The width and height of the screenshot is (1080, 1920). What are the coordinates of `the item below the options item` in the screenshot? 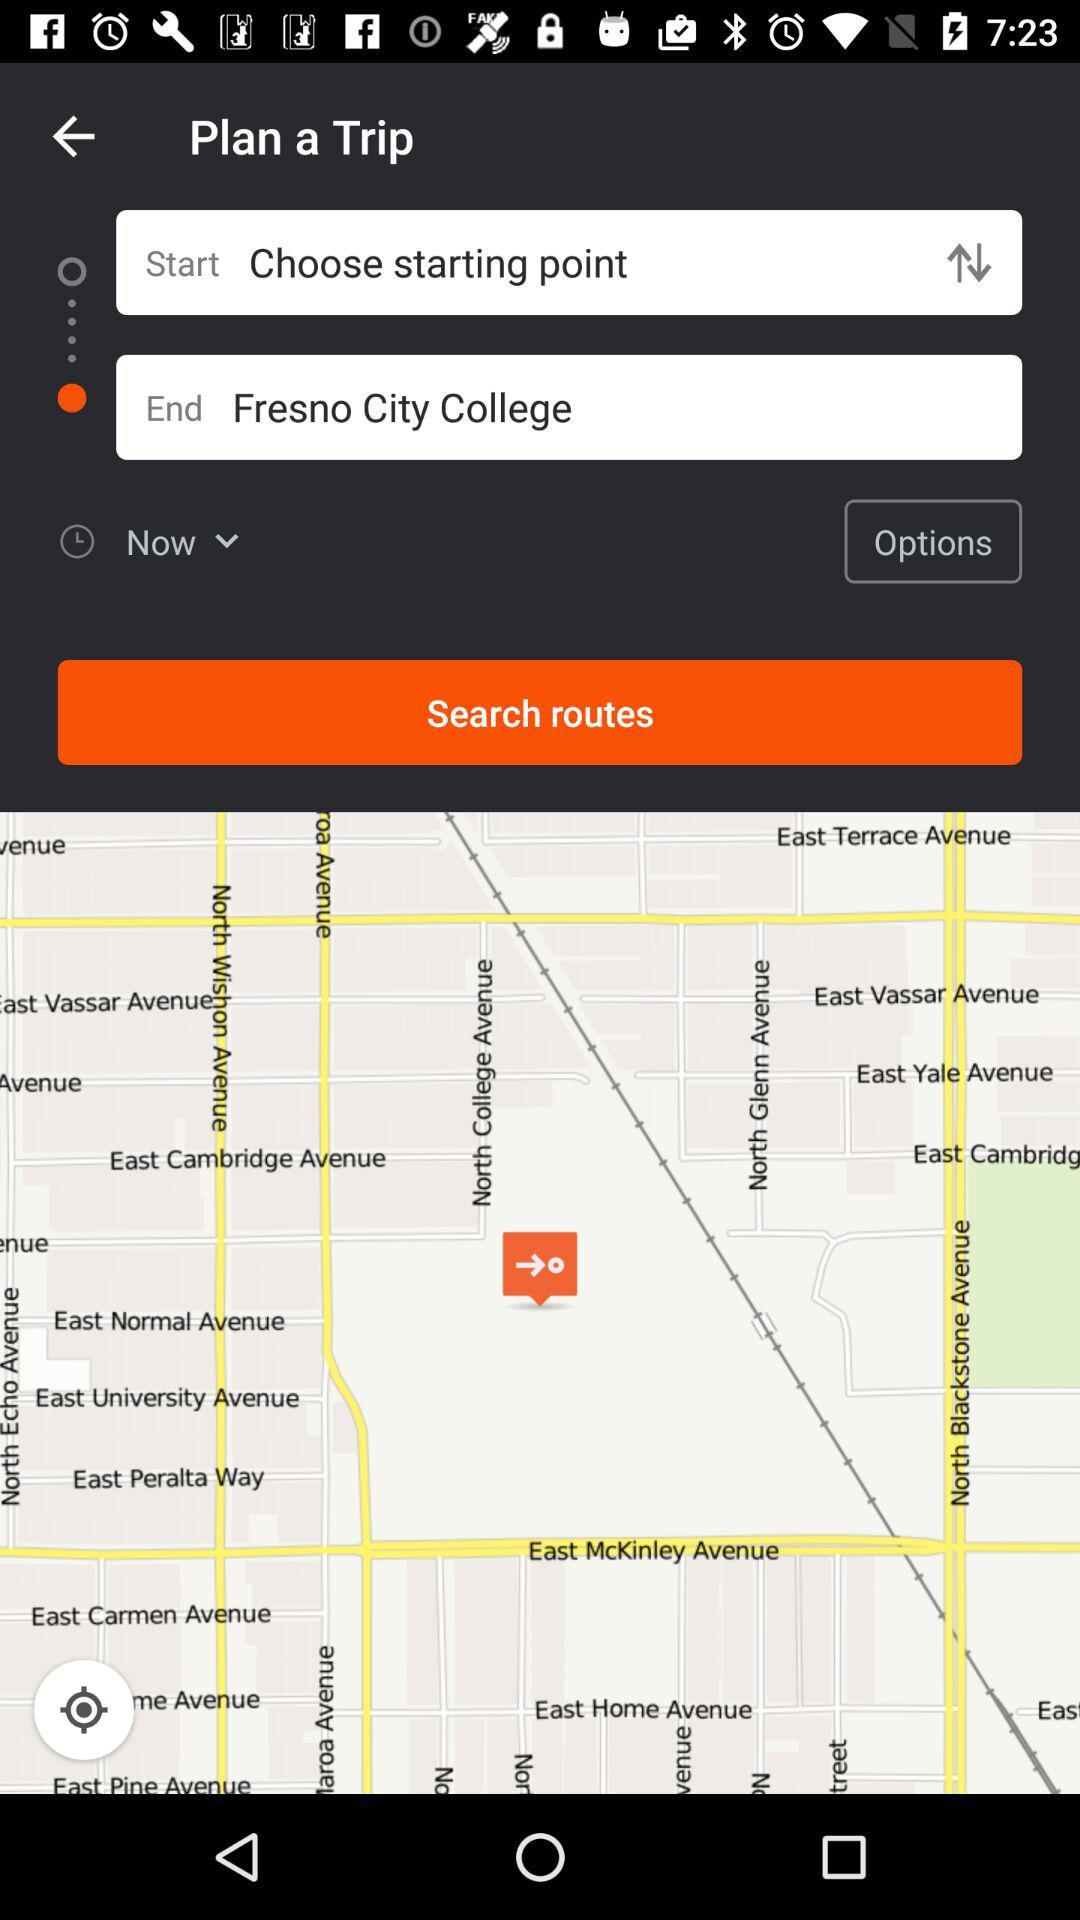 It's located at (540, 712).